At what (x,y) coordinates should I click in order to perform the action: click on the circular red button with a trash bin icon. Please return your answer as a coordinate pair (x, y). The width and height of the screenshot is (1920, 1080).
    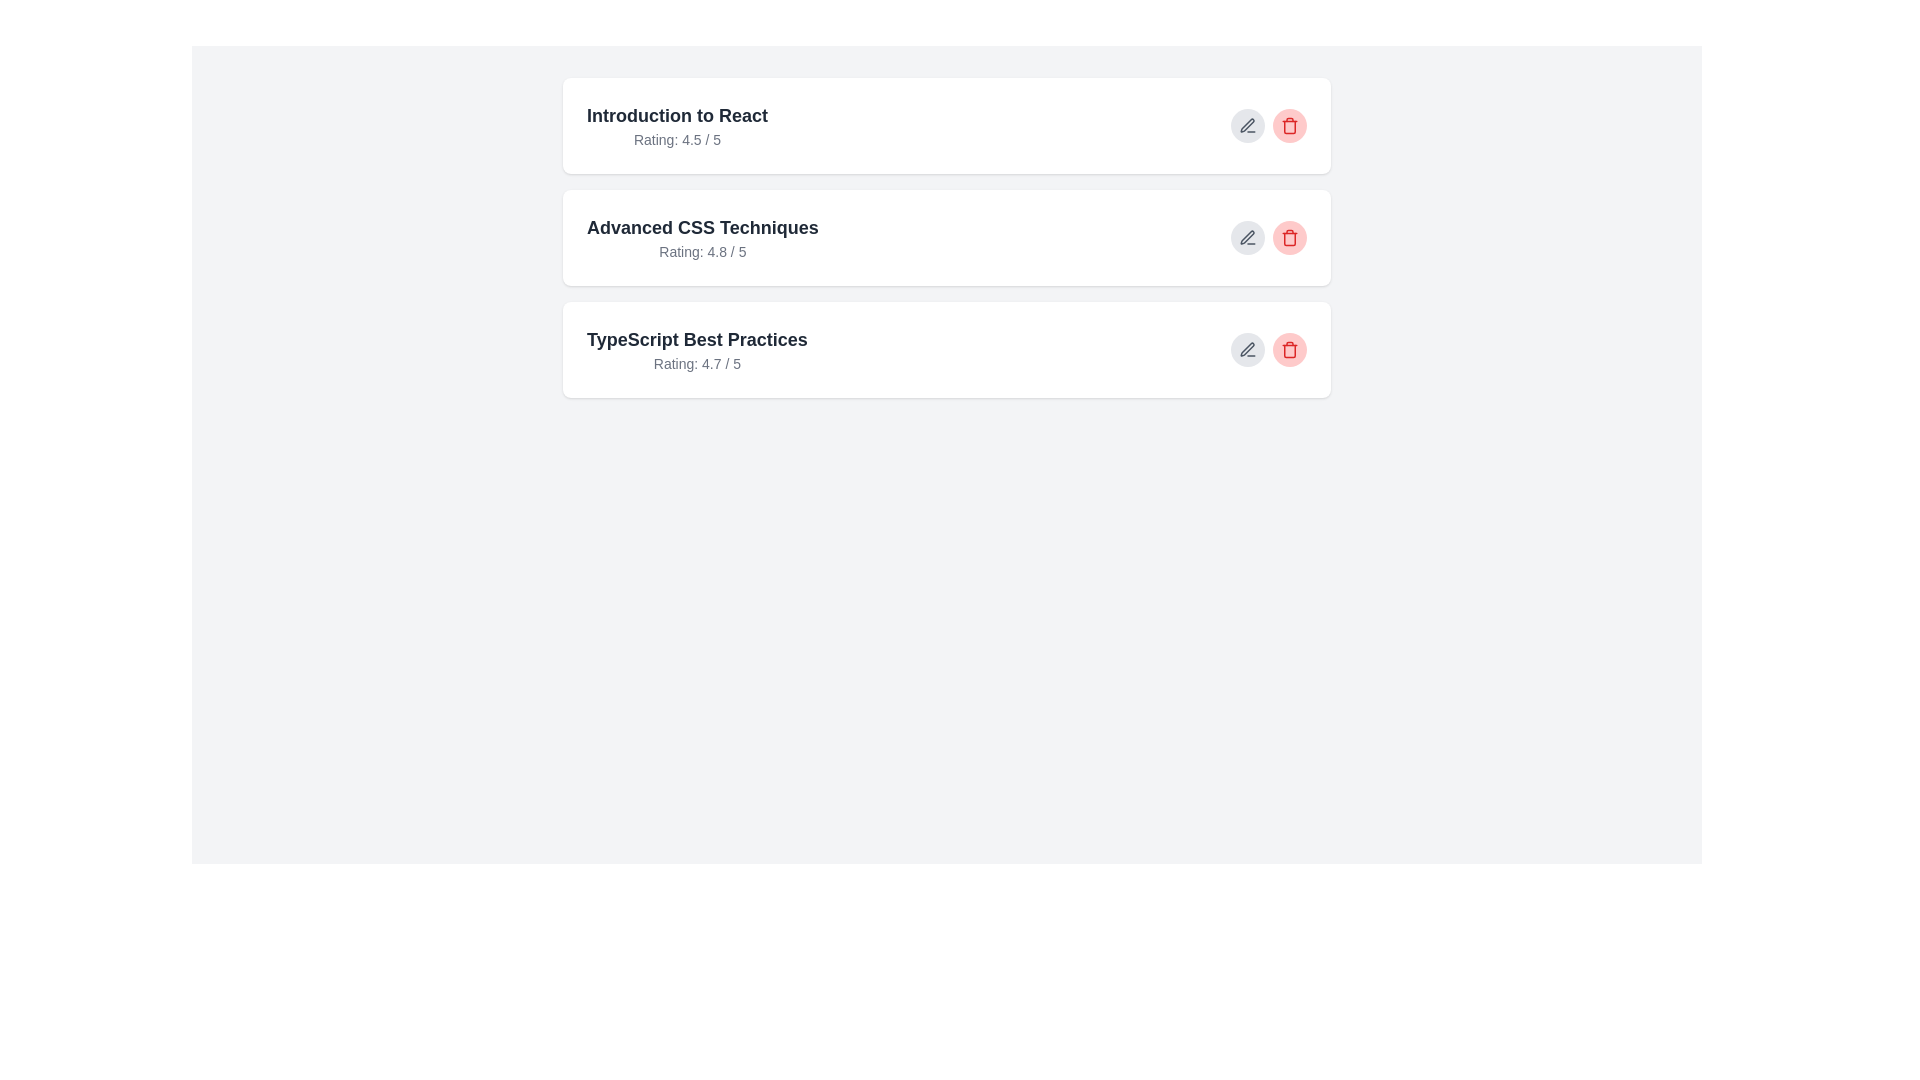
    Looking at the image, I should click on (1290, 237).